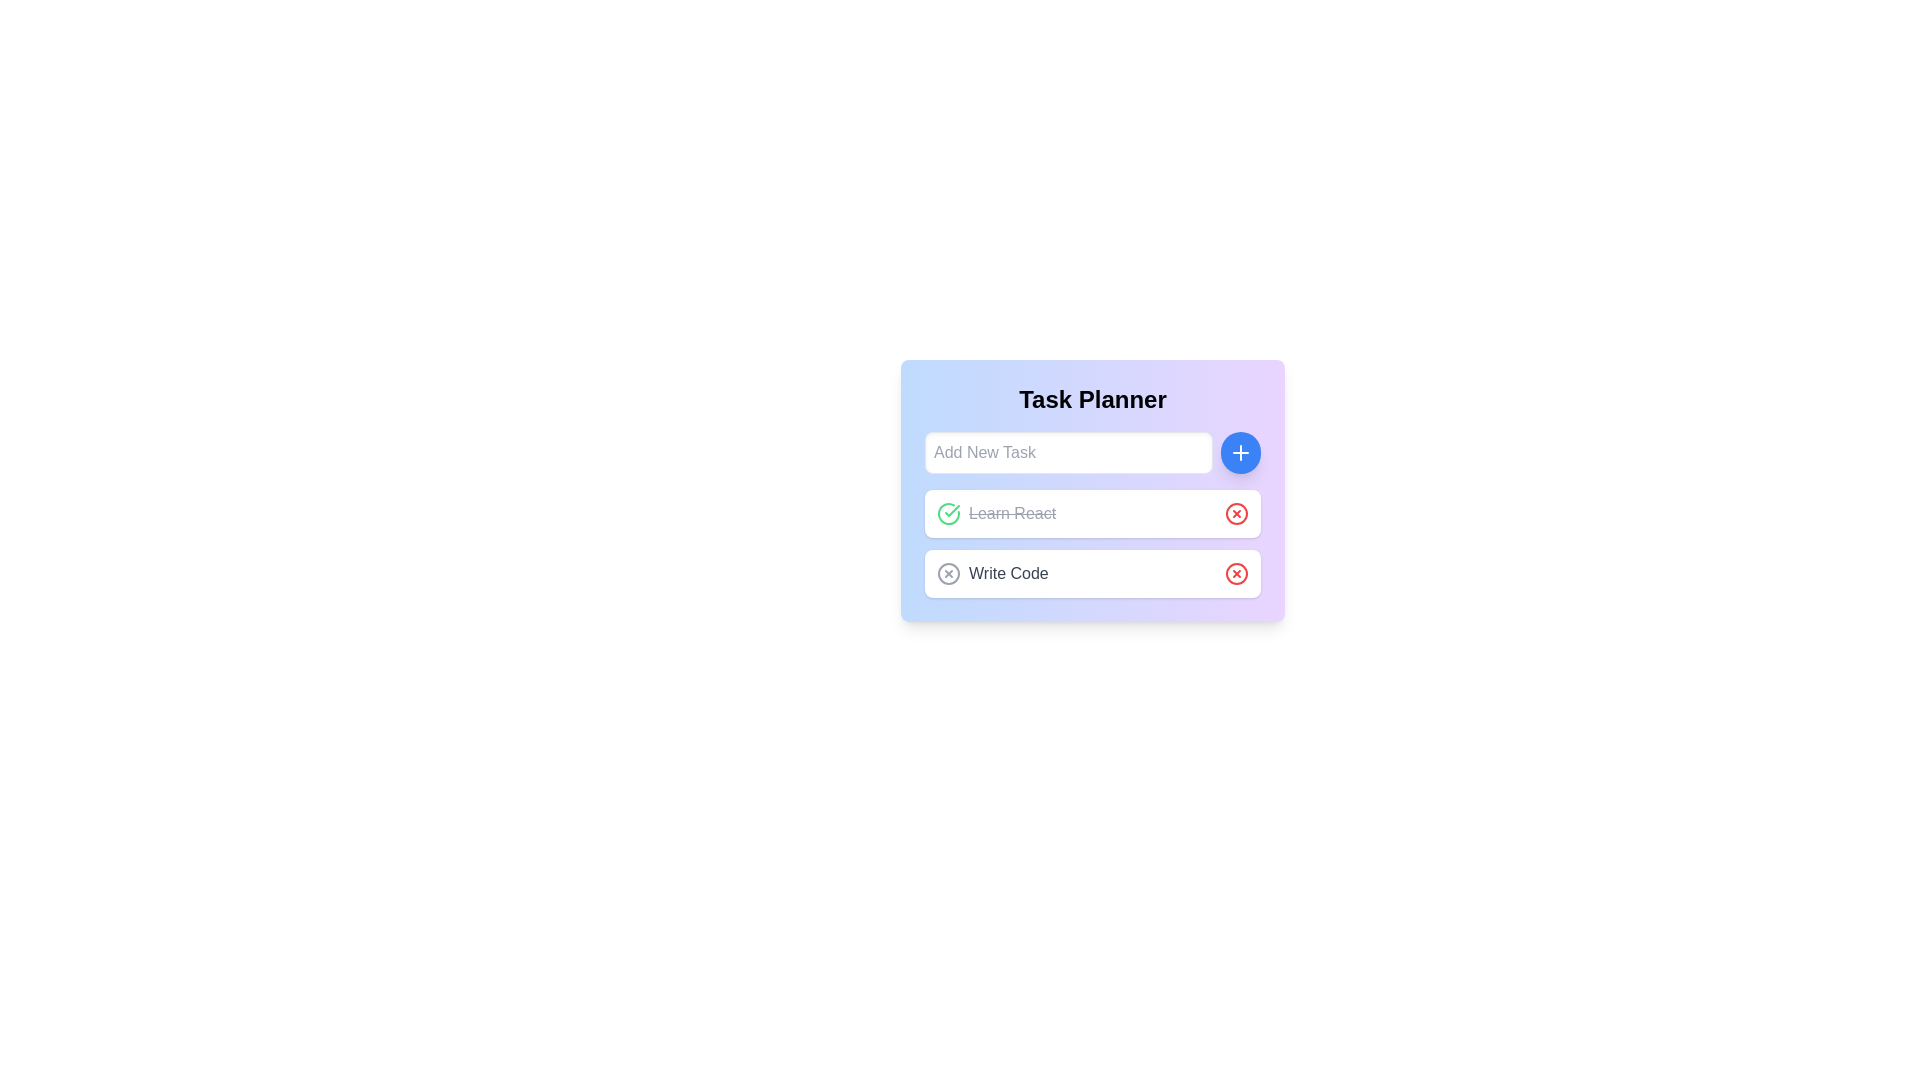 This screenshot has width=1920, height=1080. What do you see at coordinates (1240, 452) in the screenshot?
I see `the 'Add Task' button located on the right side of the input field under the 'Task Planner' heading` at bounding box center [1240, 452].